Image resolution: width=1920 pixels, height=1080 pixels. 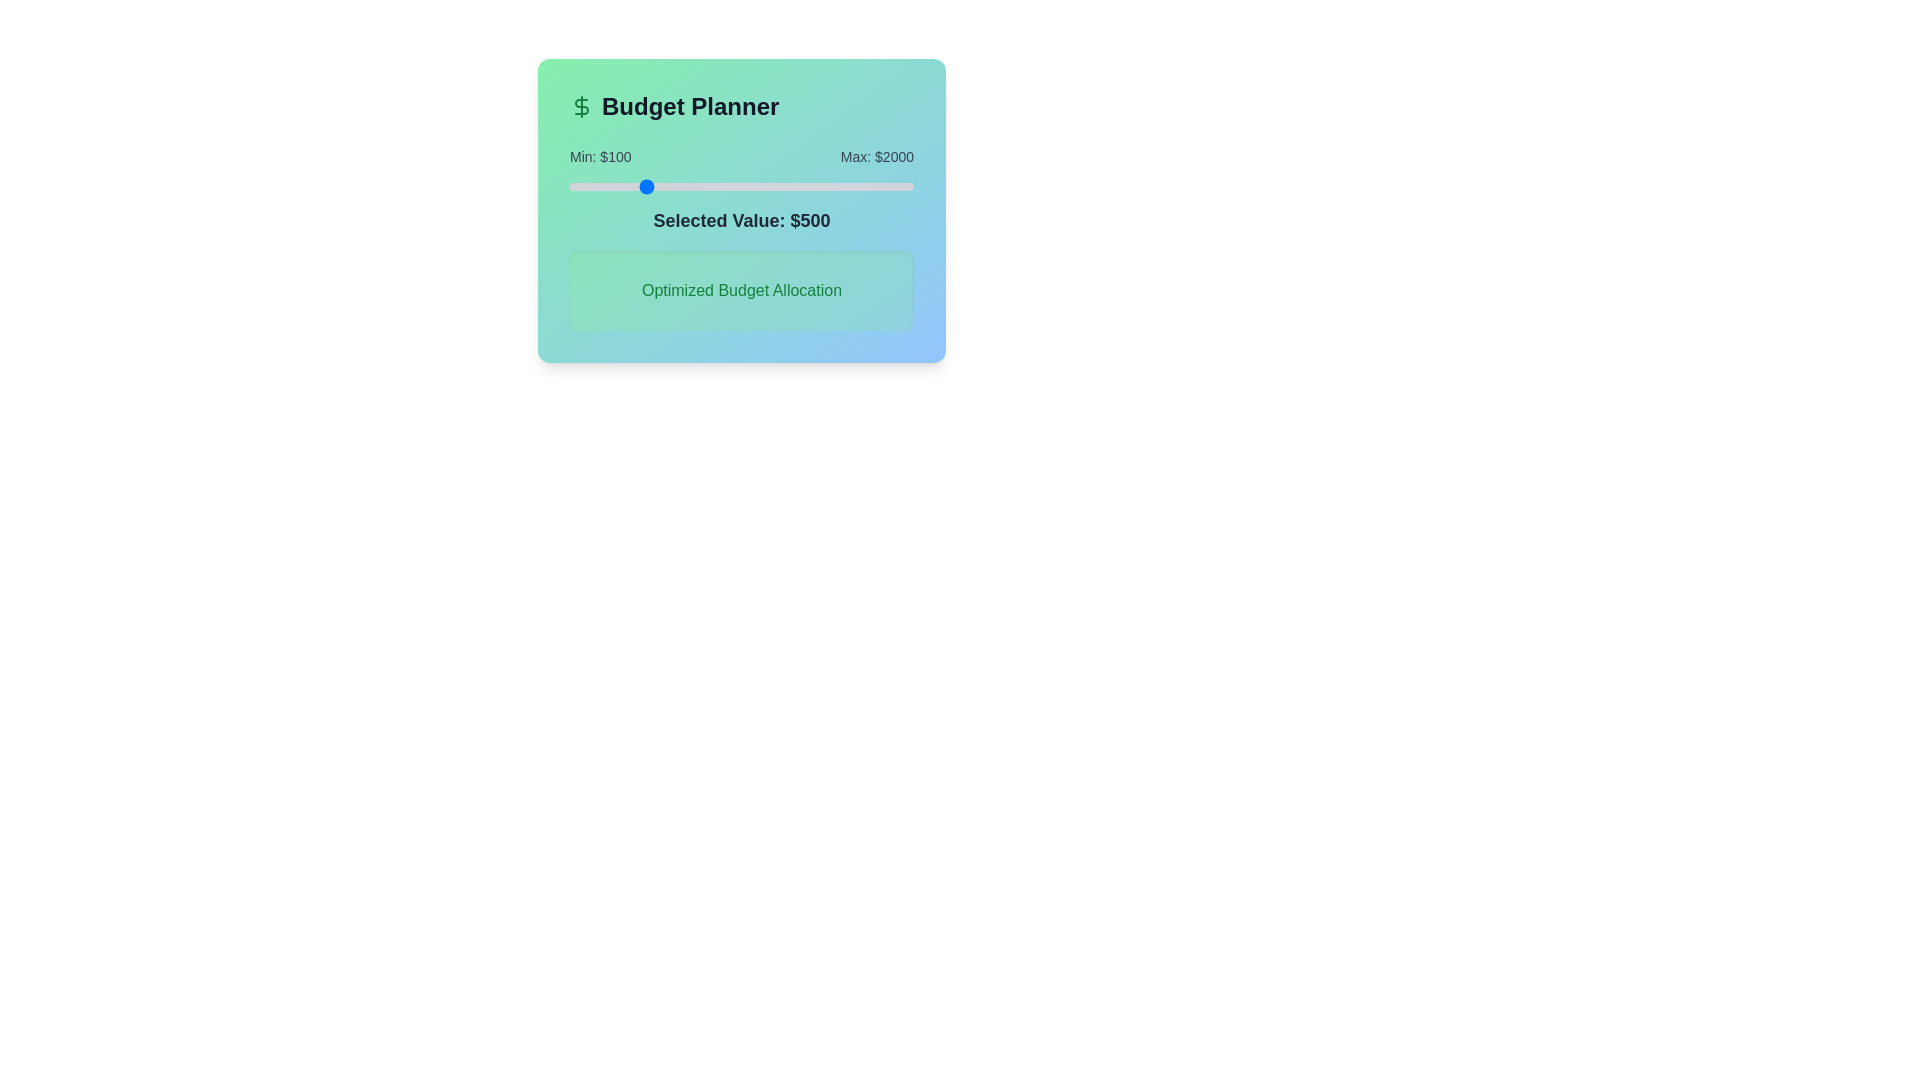 I want to click on the slider to the desired value 310, so click(x=607, y=186).